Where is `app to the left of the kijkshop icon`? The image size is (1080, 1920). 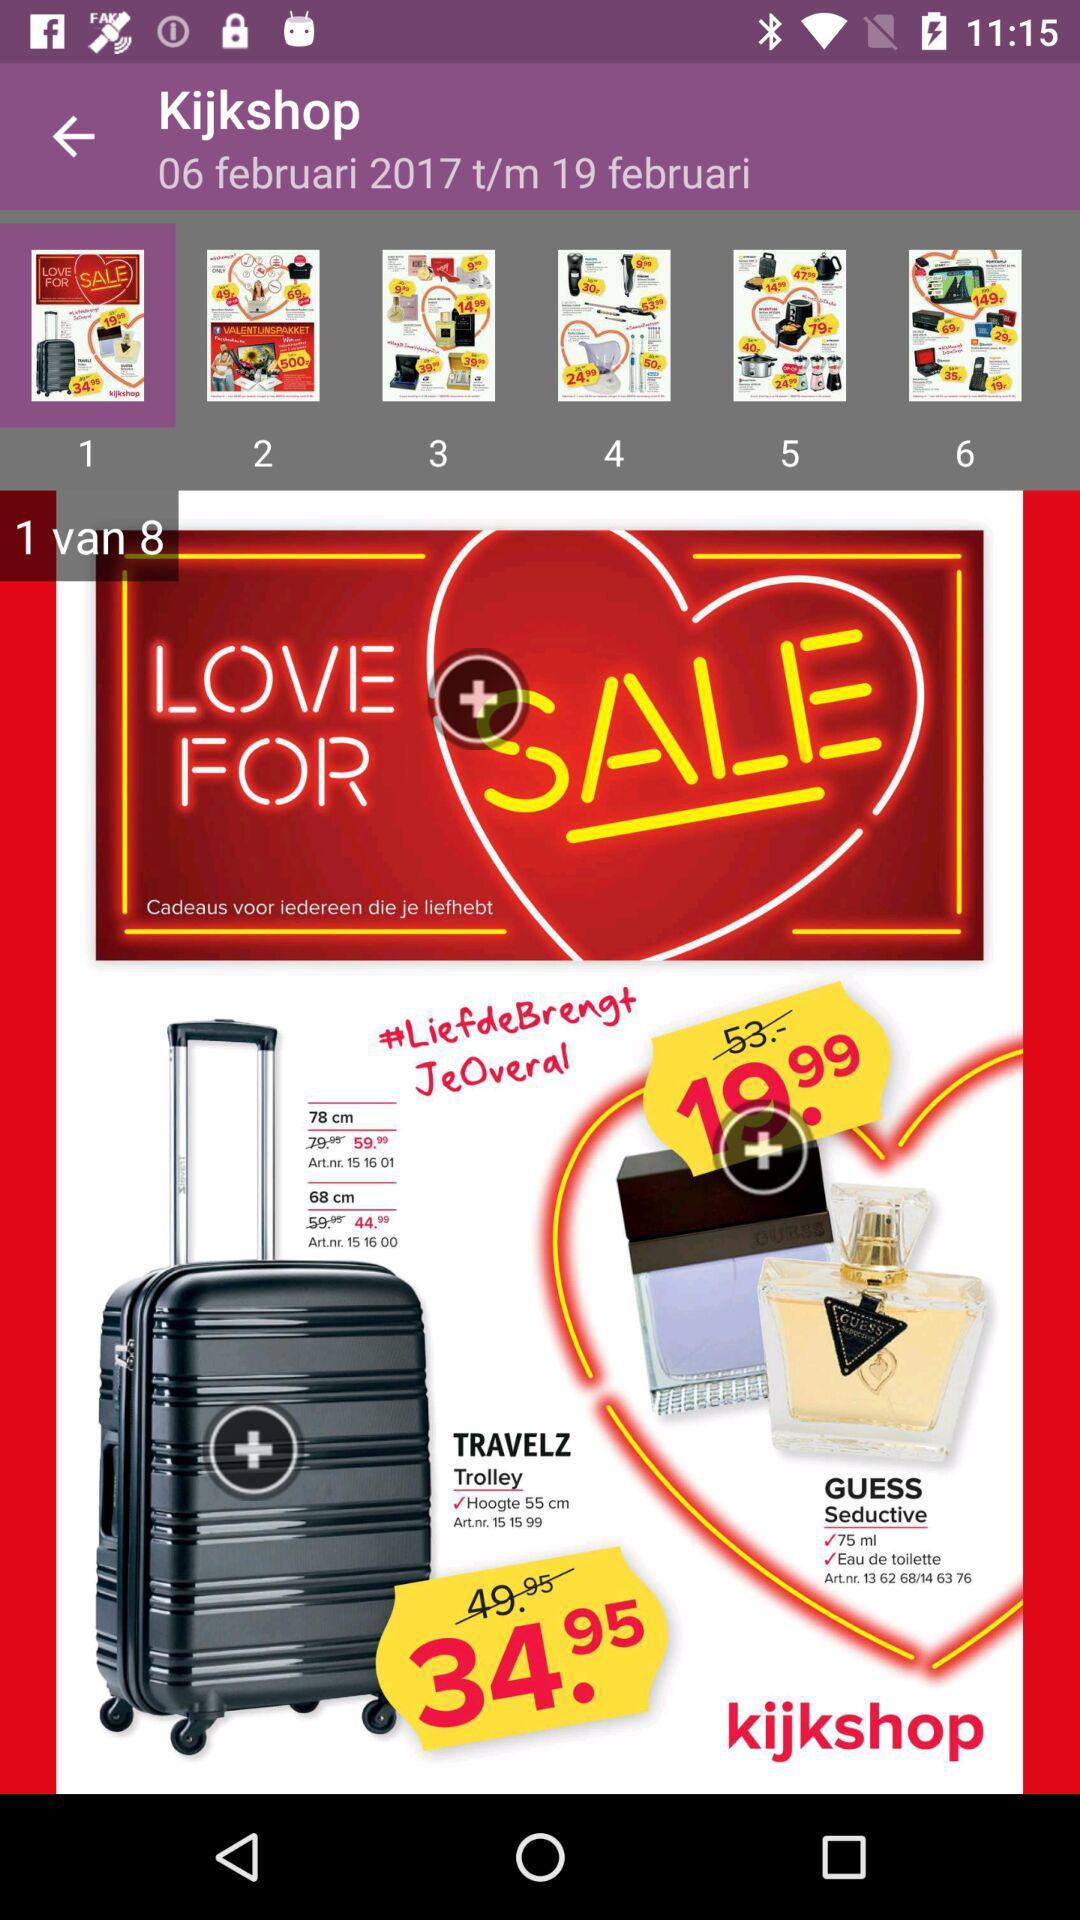 app to the left of the kijkshop icon is located at coordinates (72, 135).